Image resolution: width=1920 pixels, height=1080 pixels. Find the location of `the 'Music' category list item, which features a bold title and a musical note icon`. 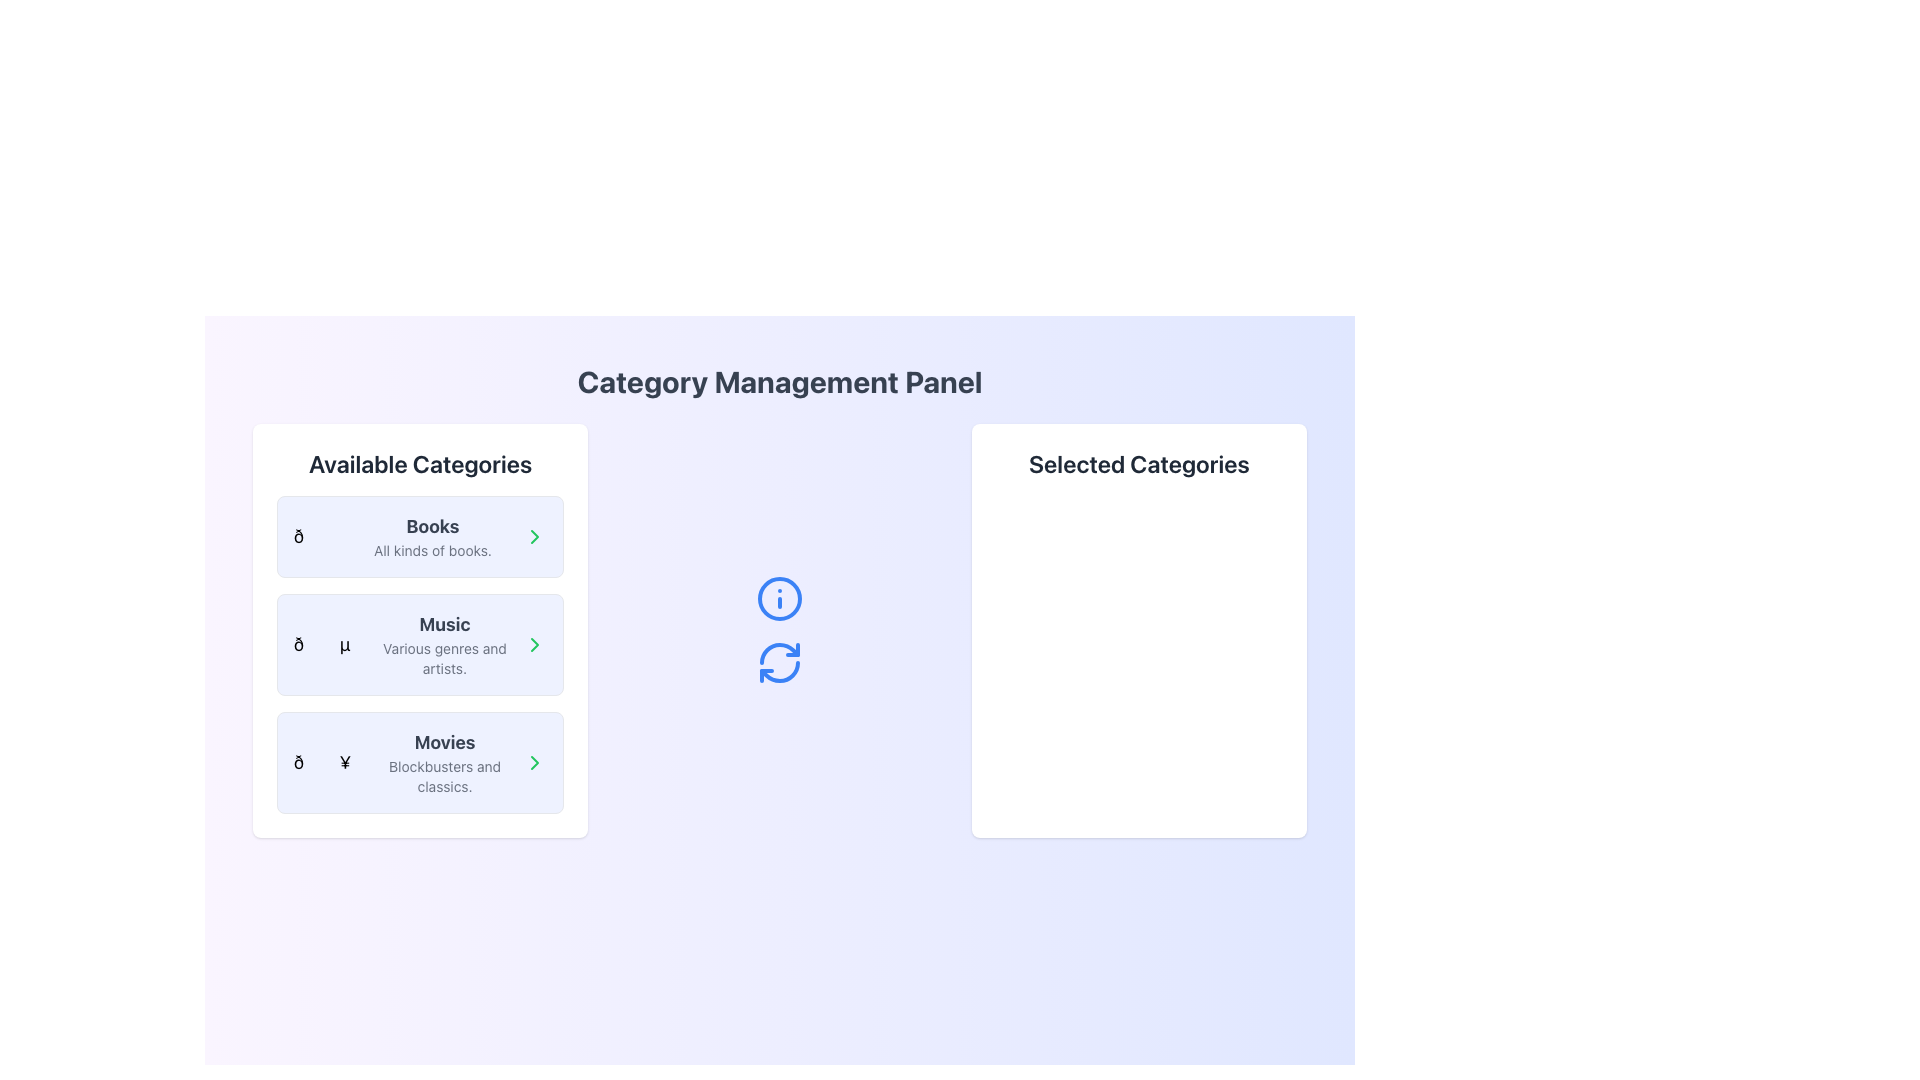

the 'Music' category list item, which features a bold title and a musical note icon is located at coordinates (407, 644).